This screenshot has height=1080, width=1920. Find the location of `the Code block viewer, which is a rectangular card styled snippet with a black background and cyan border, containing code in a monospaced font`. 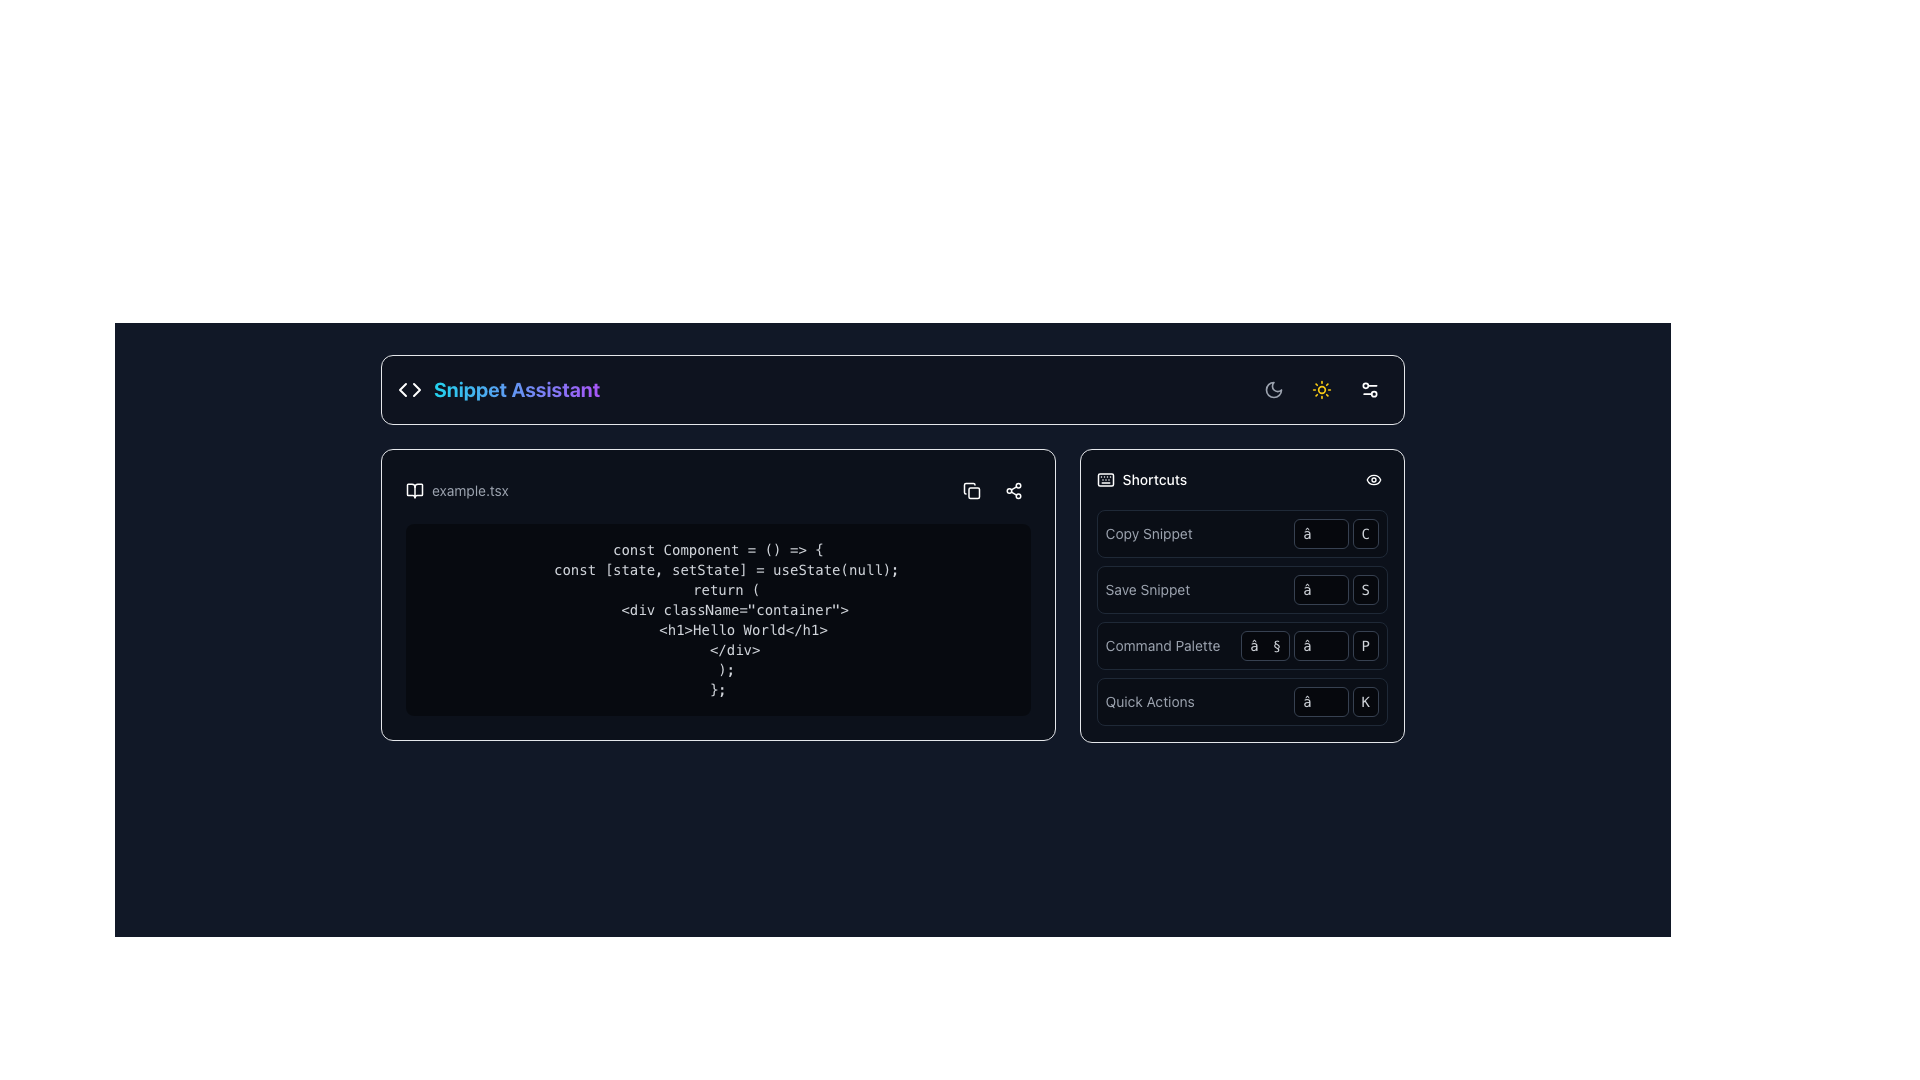

the Code block viewer, which is a rectangular card styled snippet with a black background and cyan border, containing code in a monospaced font is located at coordinates (718, 593).